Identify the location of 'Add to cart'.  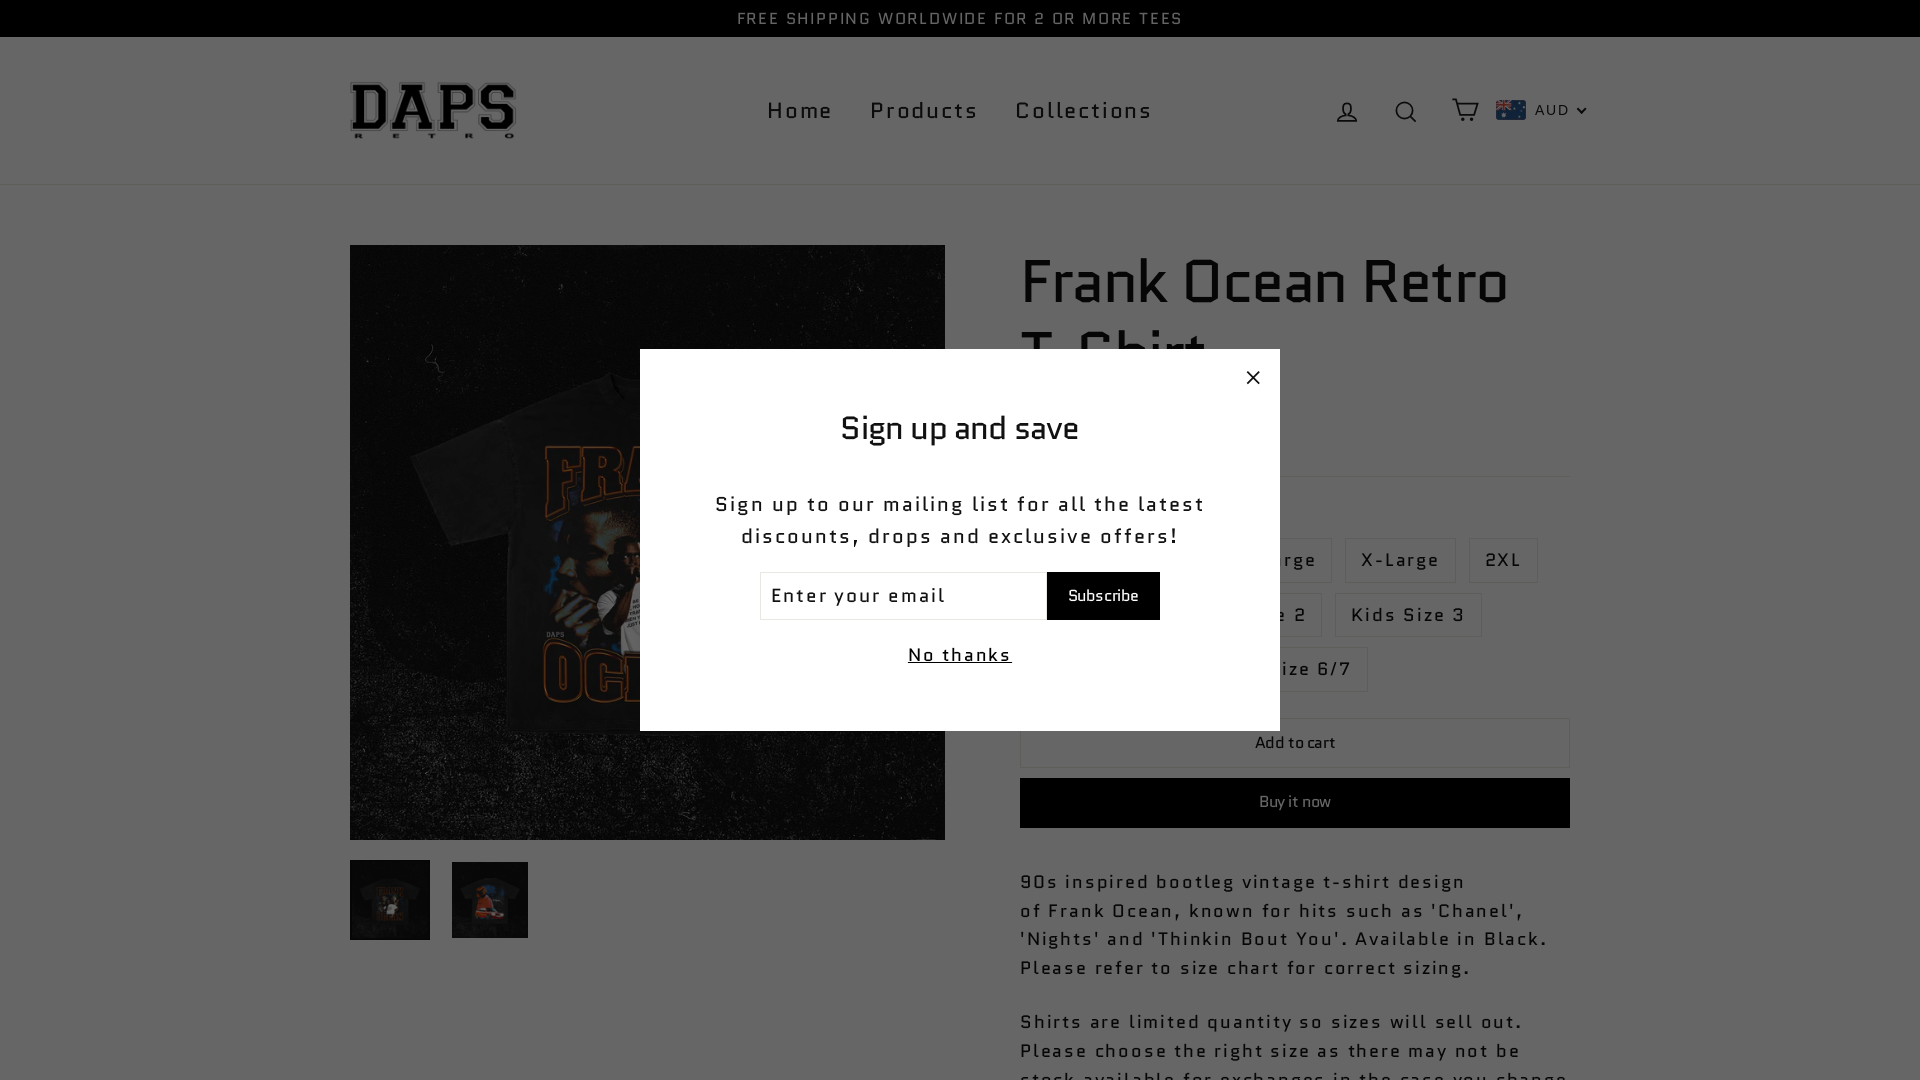
(1295, 743).